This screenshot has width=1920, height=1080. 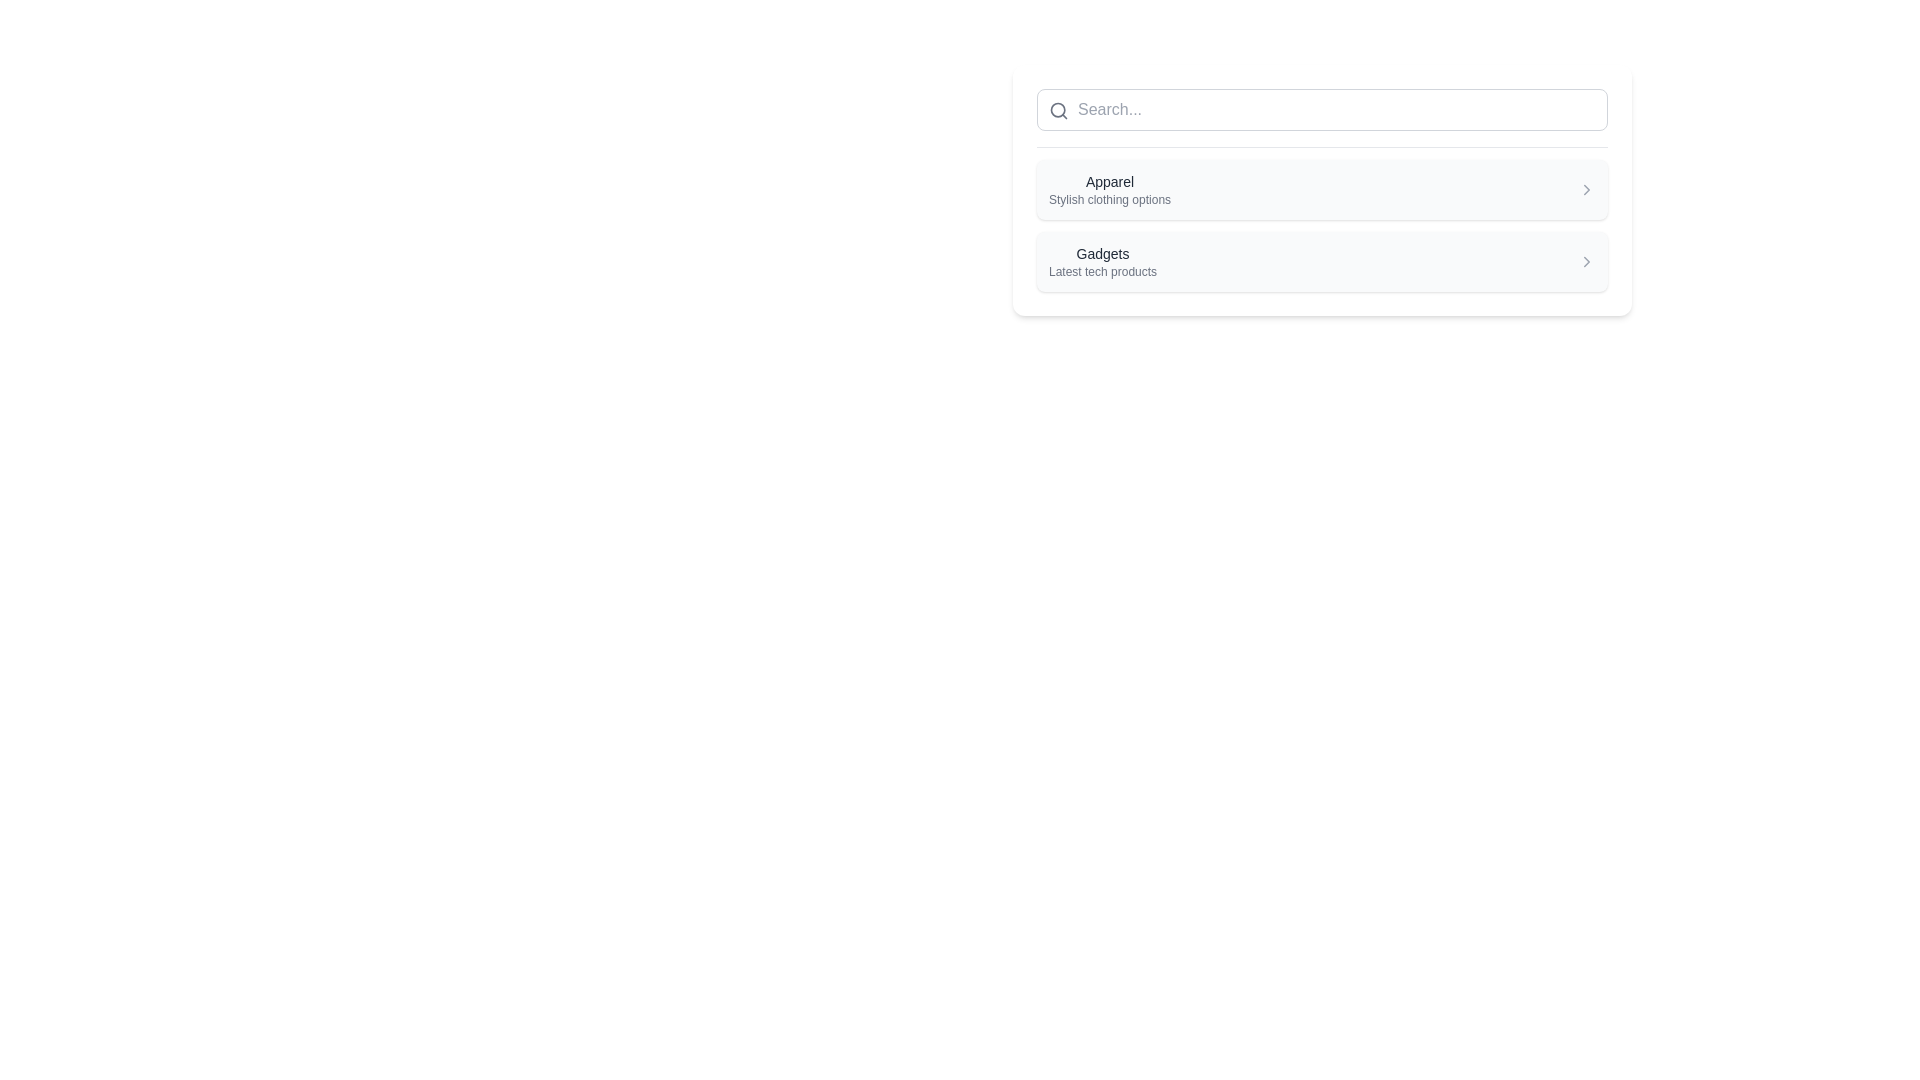 I want to click on the 'Gadgets' list item, which displays 'Latest tech products', so click(x=1322, y=261).